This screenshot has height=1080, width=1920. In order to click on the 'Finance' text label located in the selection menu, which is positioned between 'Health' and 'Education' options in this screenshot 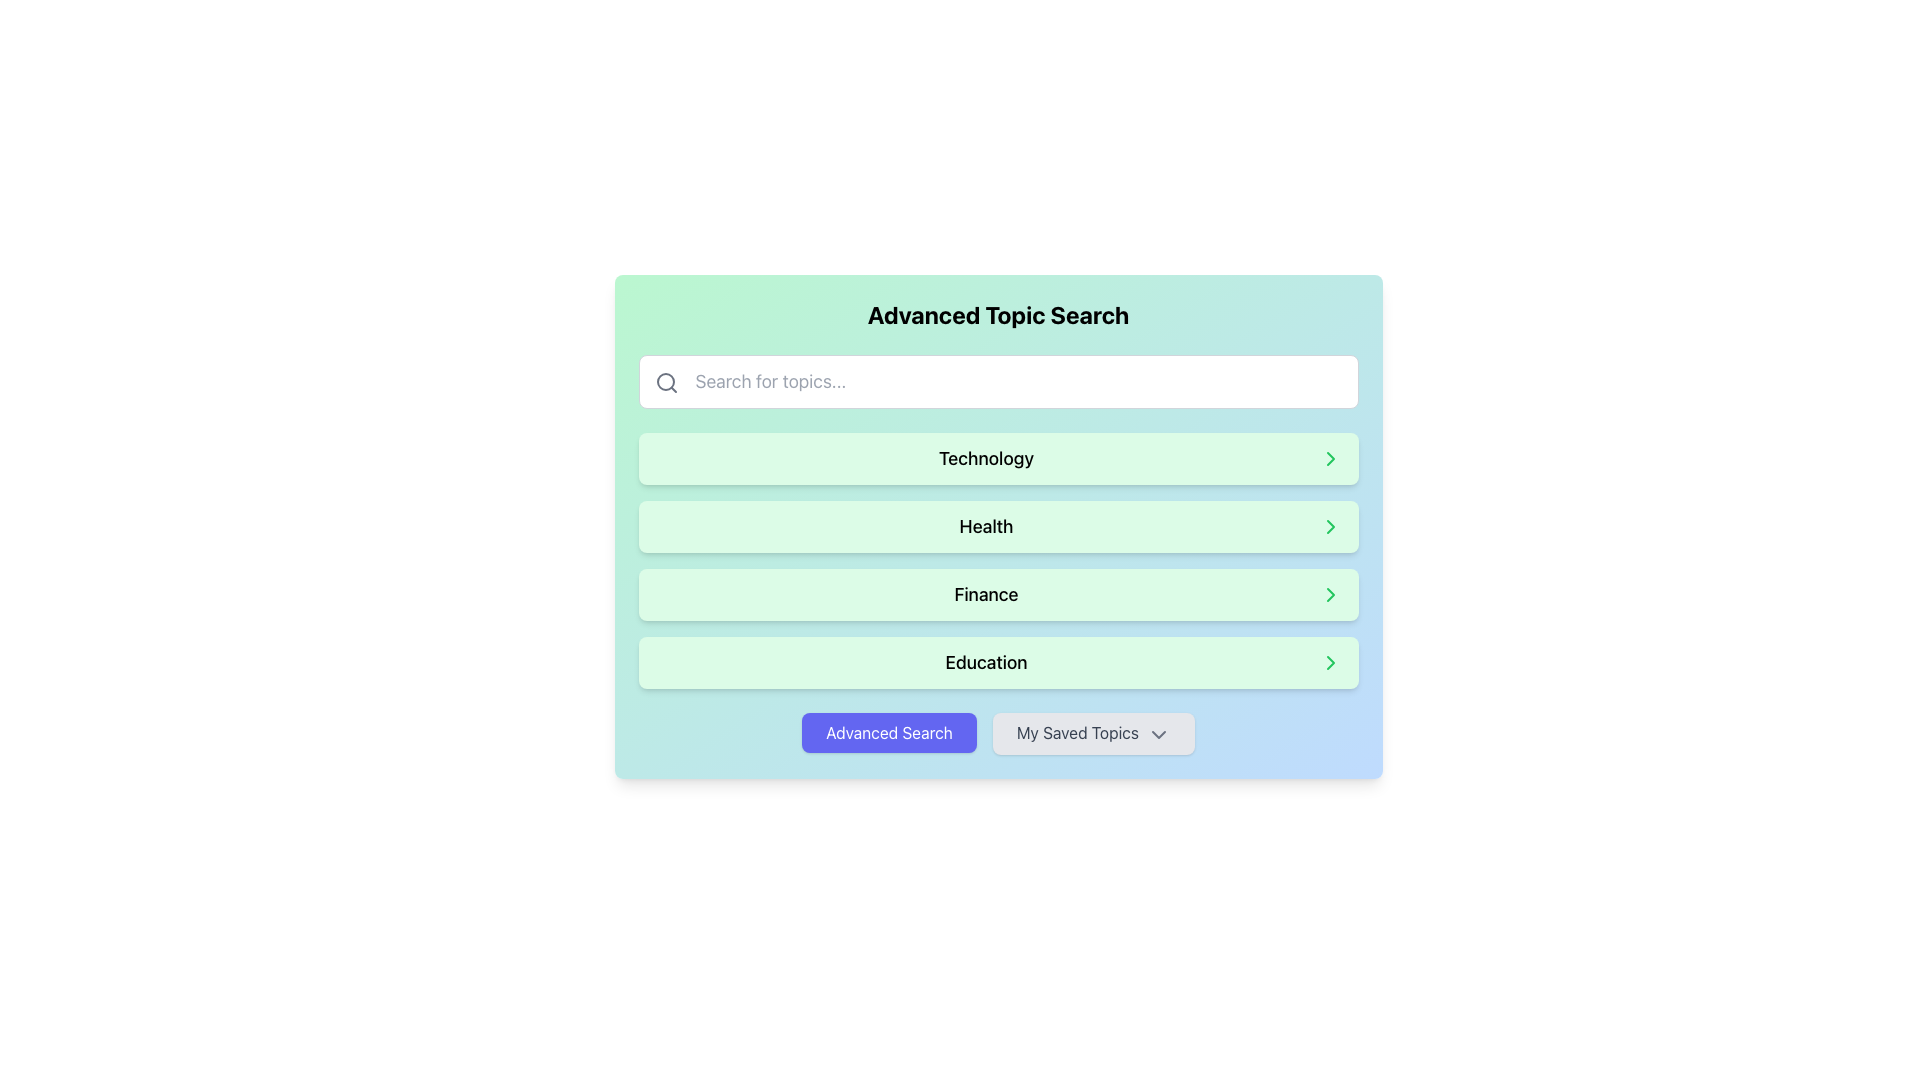, I will do `click(986, 593)`.